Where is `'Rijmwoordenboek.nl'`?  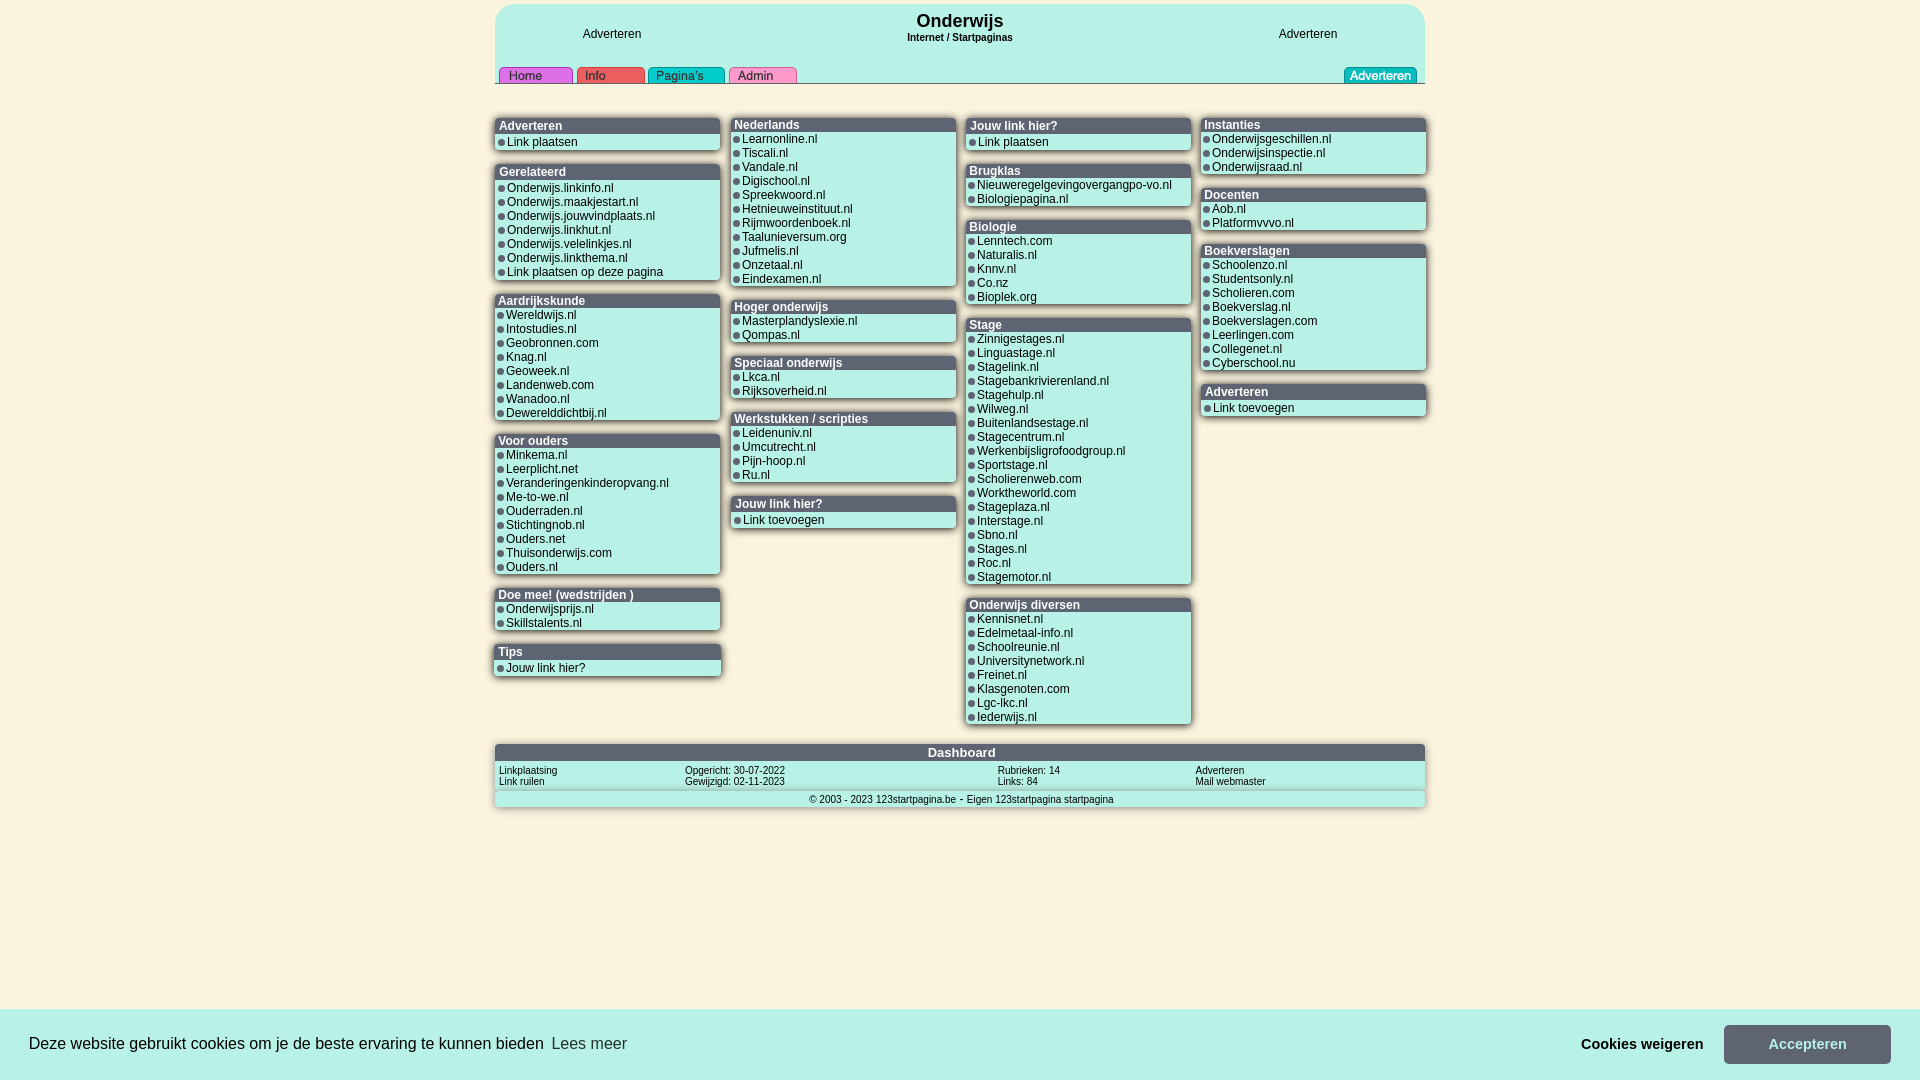
'Rijmwoordenboek.nl' is located at coordinates (795, 223).